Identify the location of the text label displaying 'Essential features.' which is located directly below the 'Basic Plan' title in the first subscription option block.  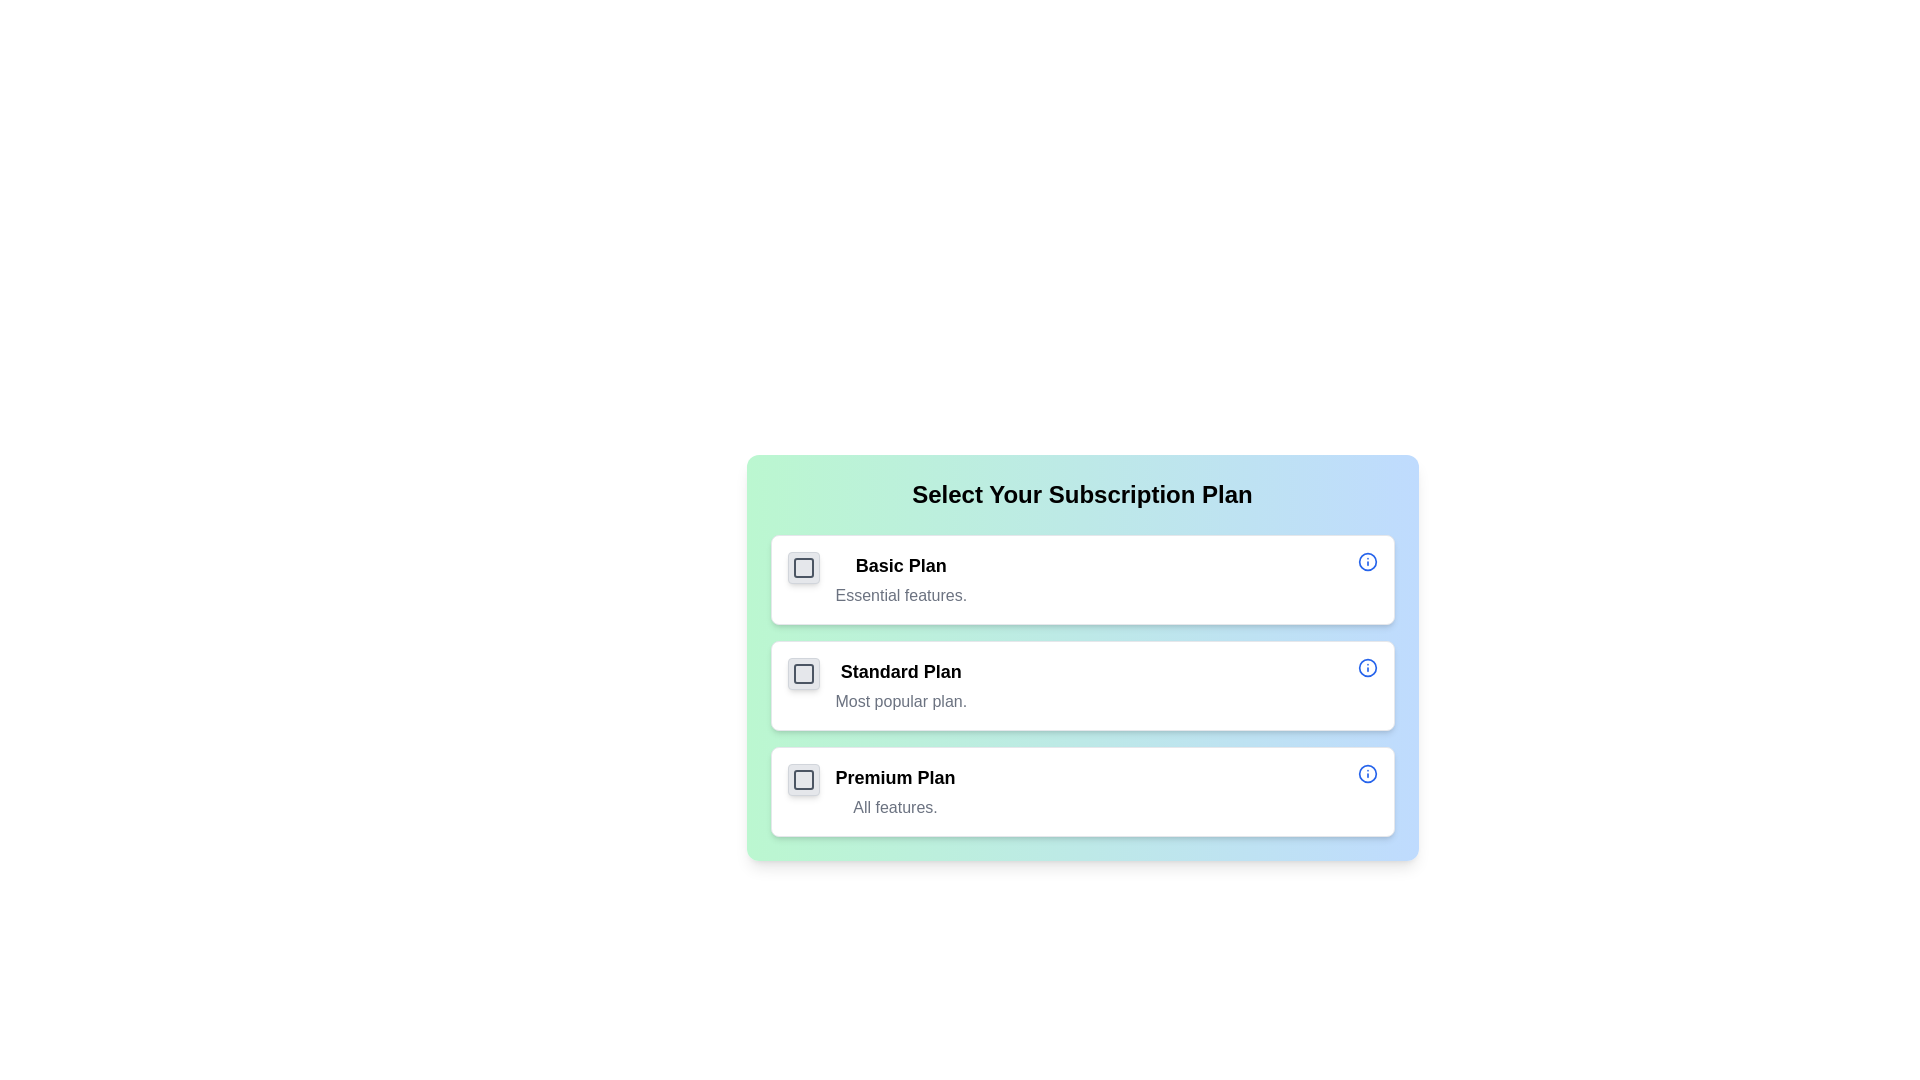
(900, 595).